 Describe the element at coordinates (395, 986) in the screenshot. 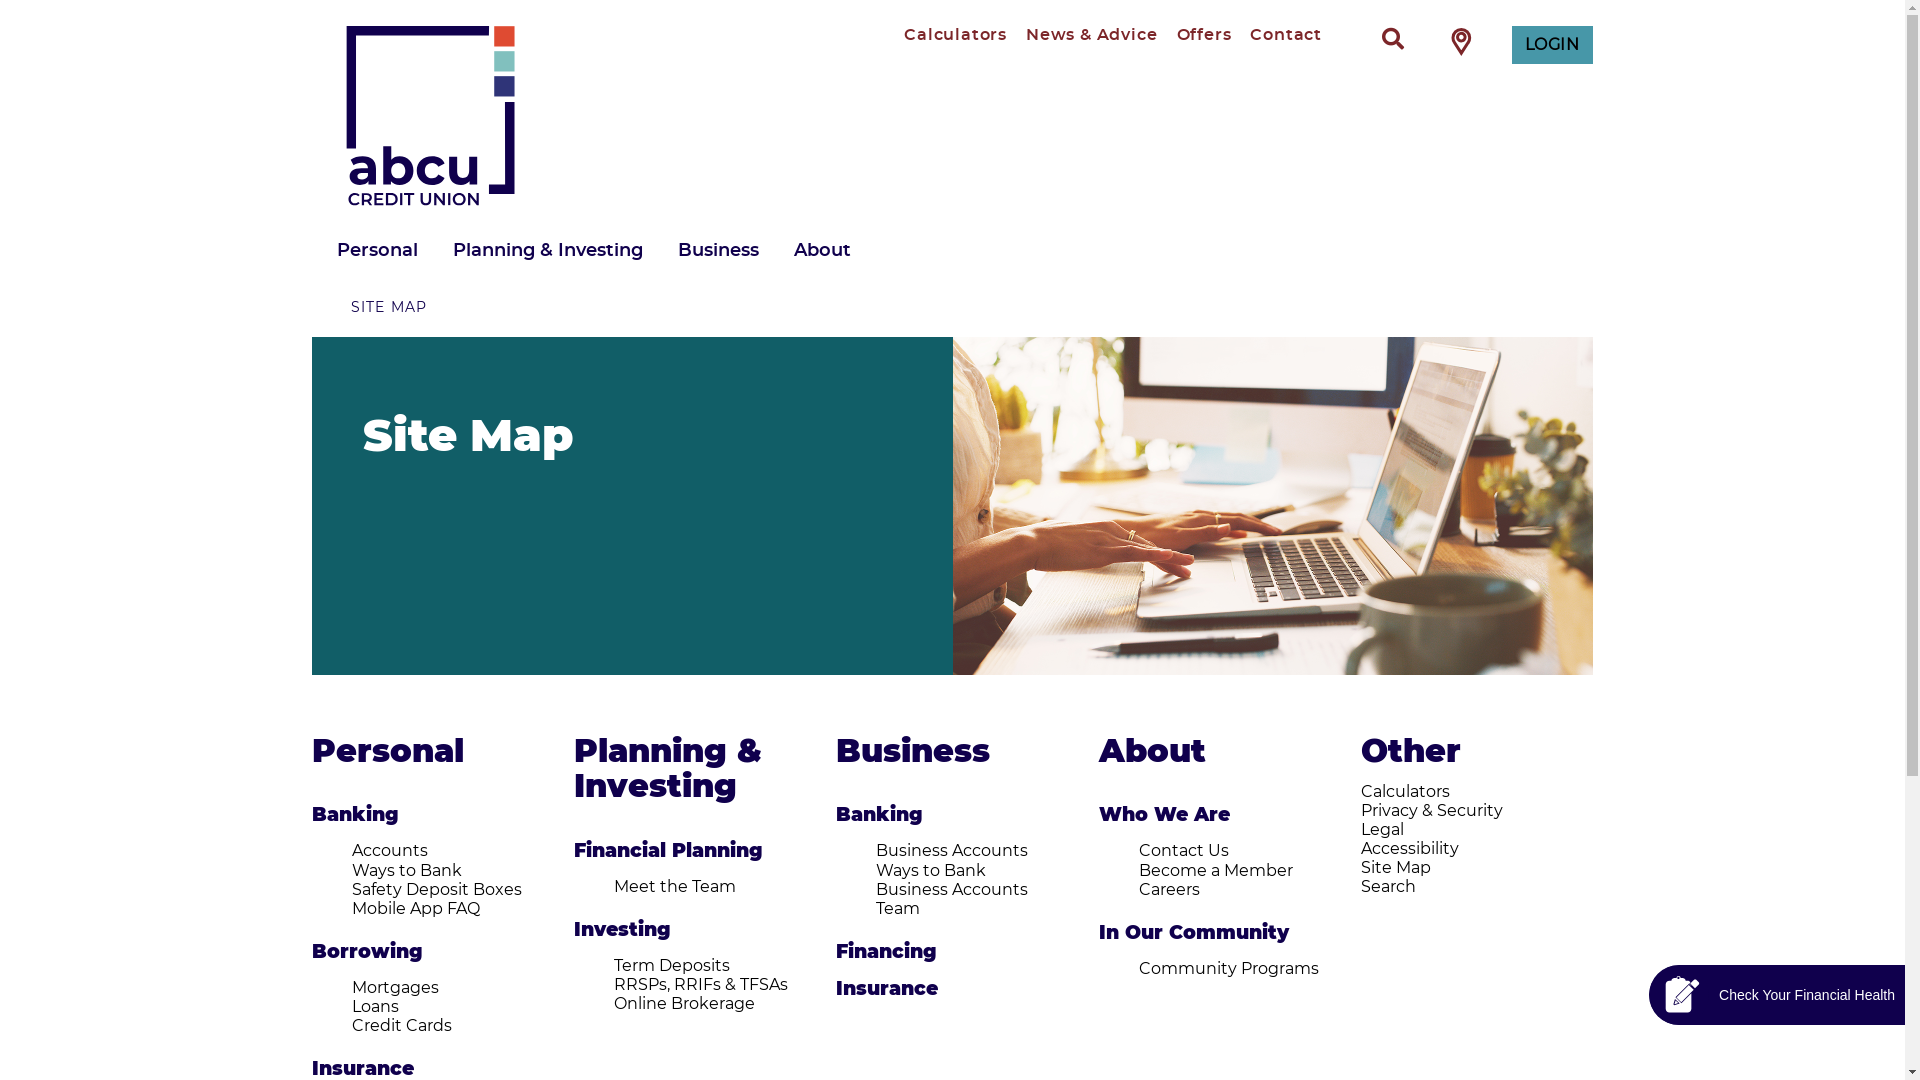

I see `'Mortgages'` at that location.